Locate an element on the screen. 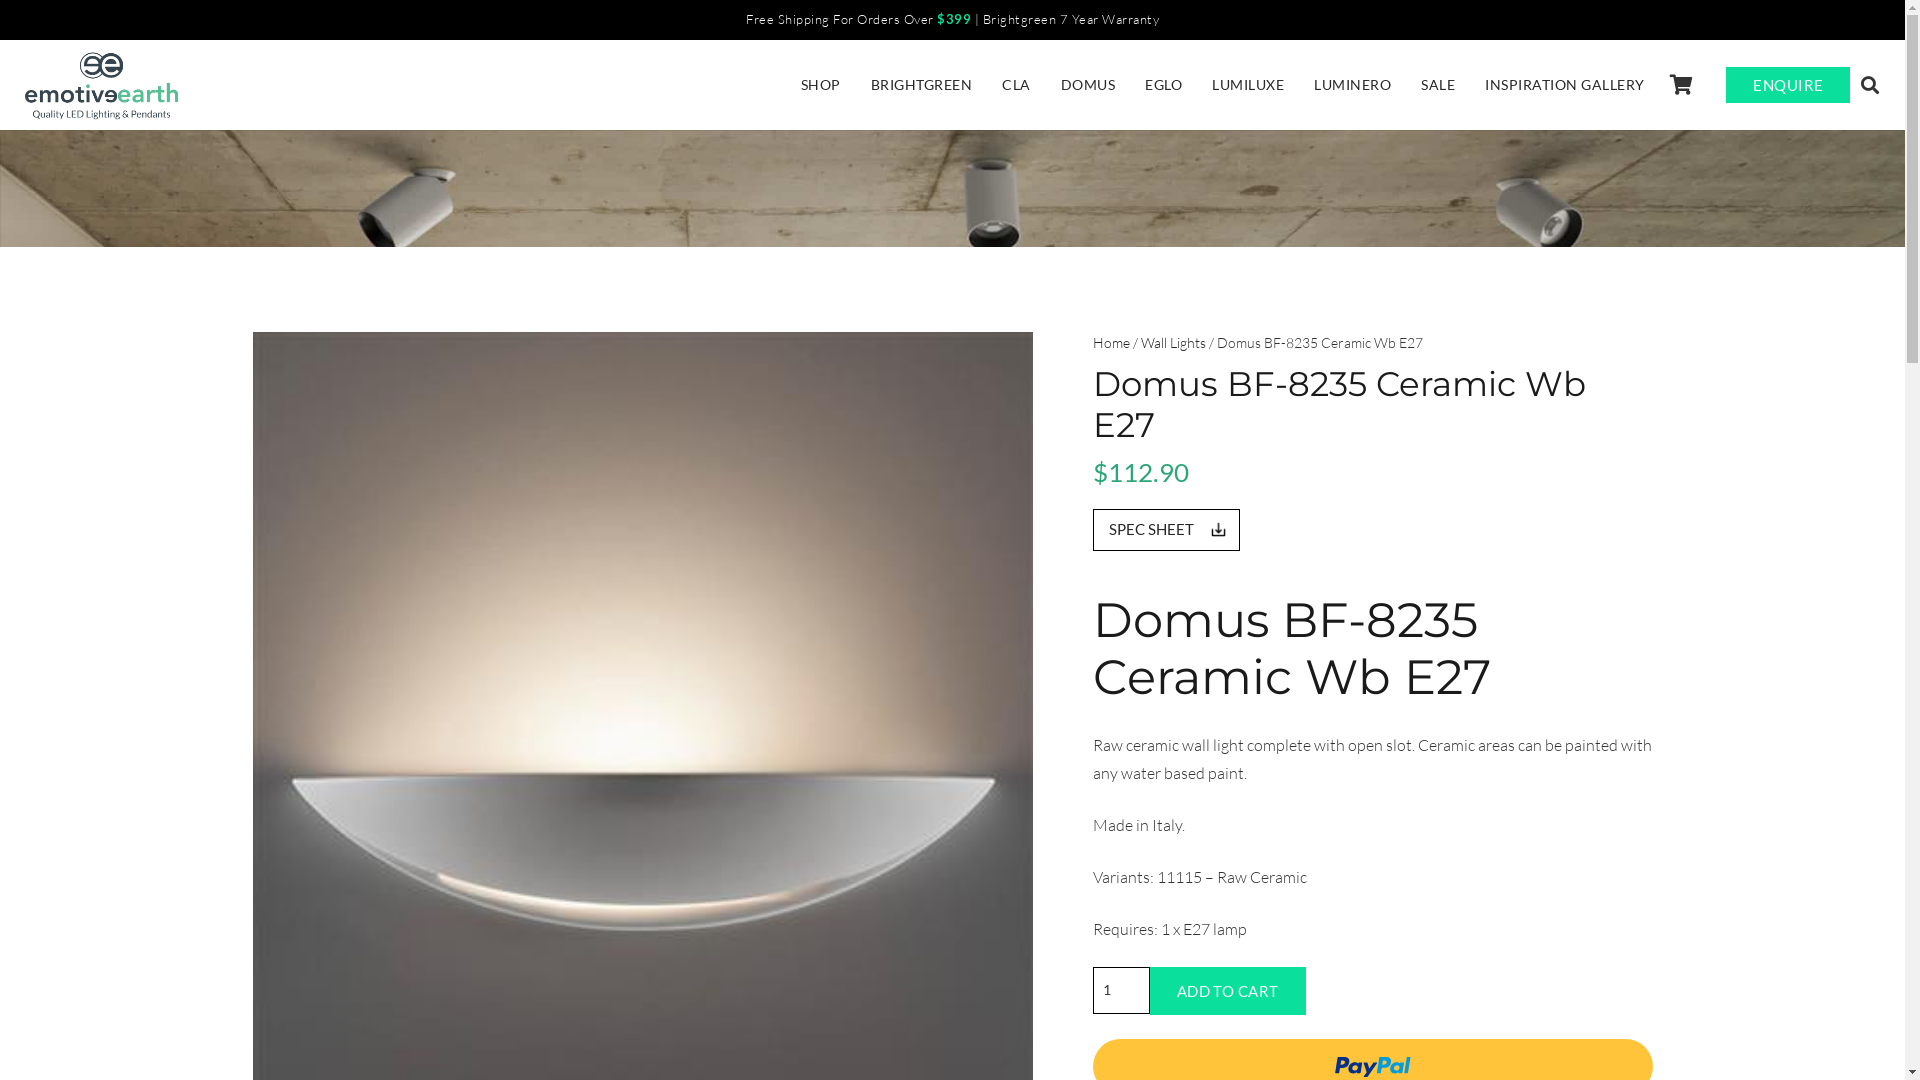  'EGLO' is located at coordinates (1163, 83).